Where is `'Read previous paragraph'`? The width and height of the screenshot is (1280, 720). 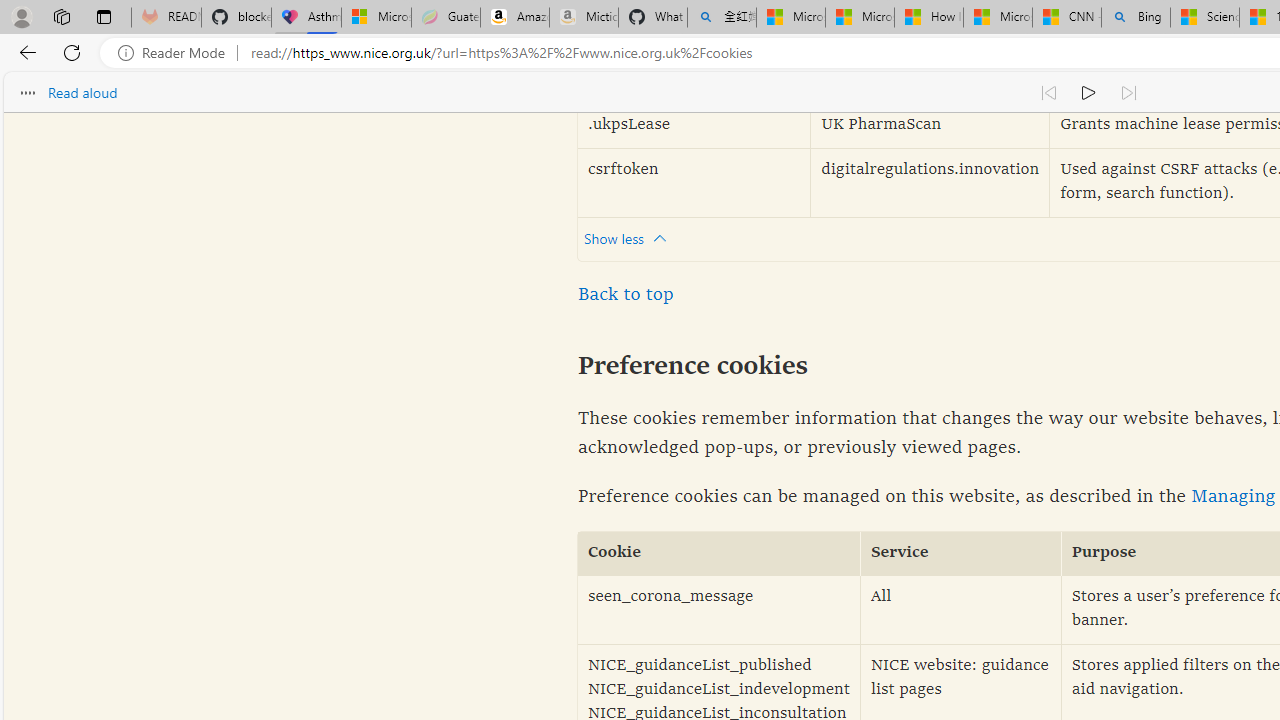
'Read previous paragraph' is located at coordinates (1047, 92).